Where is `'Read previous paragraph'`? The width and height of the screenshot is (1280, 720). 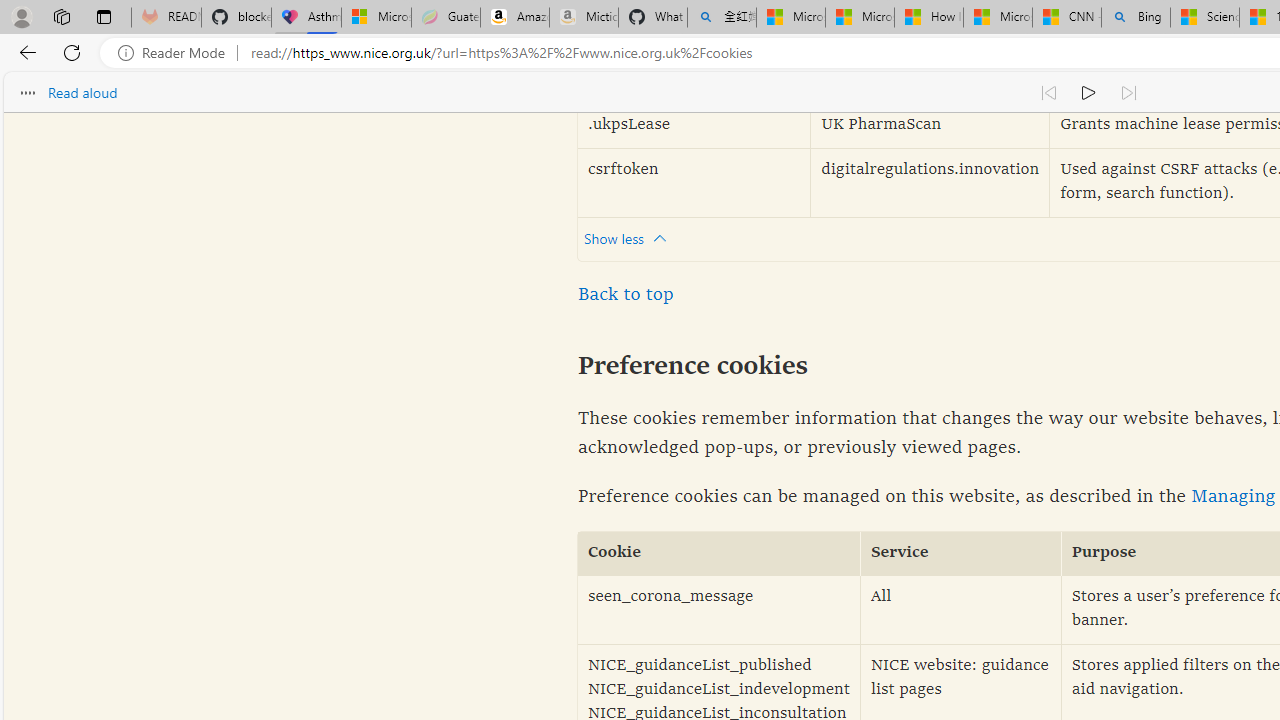
'Read previous paragraph' is located at coordinates (1047, 92).